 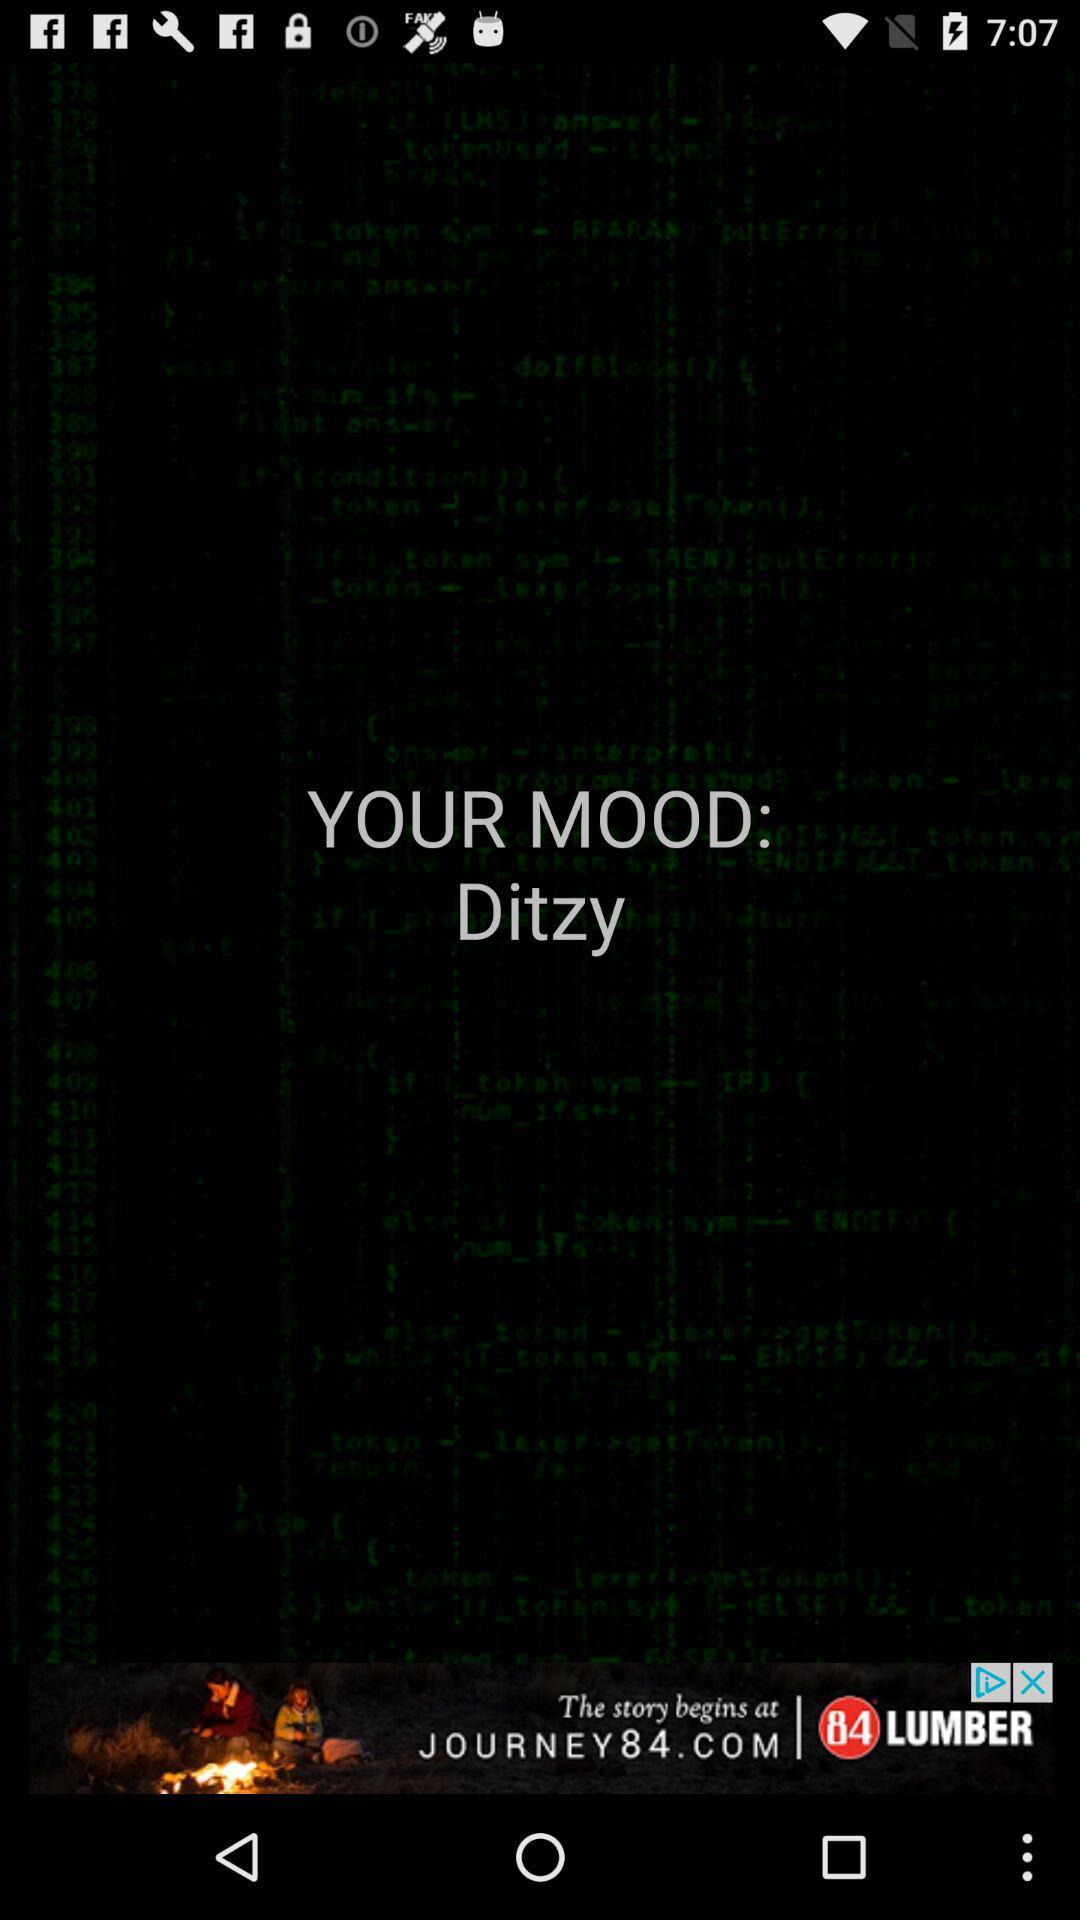 What do you see at coordinates (540, 1727) in the screenshot?
I see `virtual mood ring` at bounding box center [540, 1727].